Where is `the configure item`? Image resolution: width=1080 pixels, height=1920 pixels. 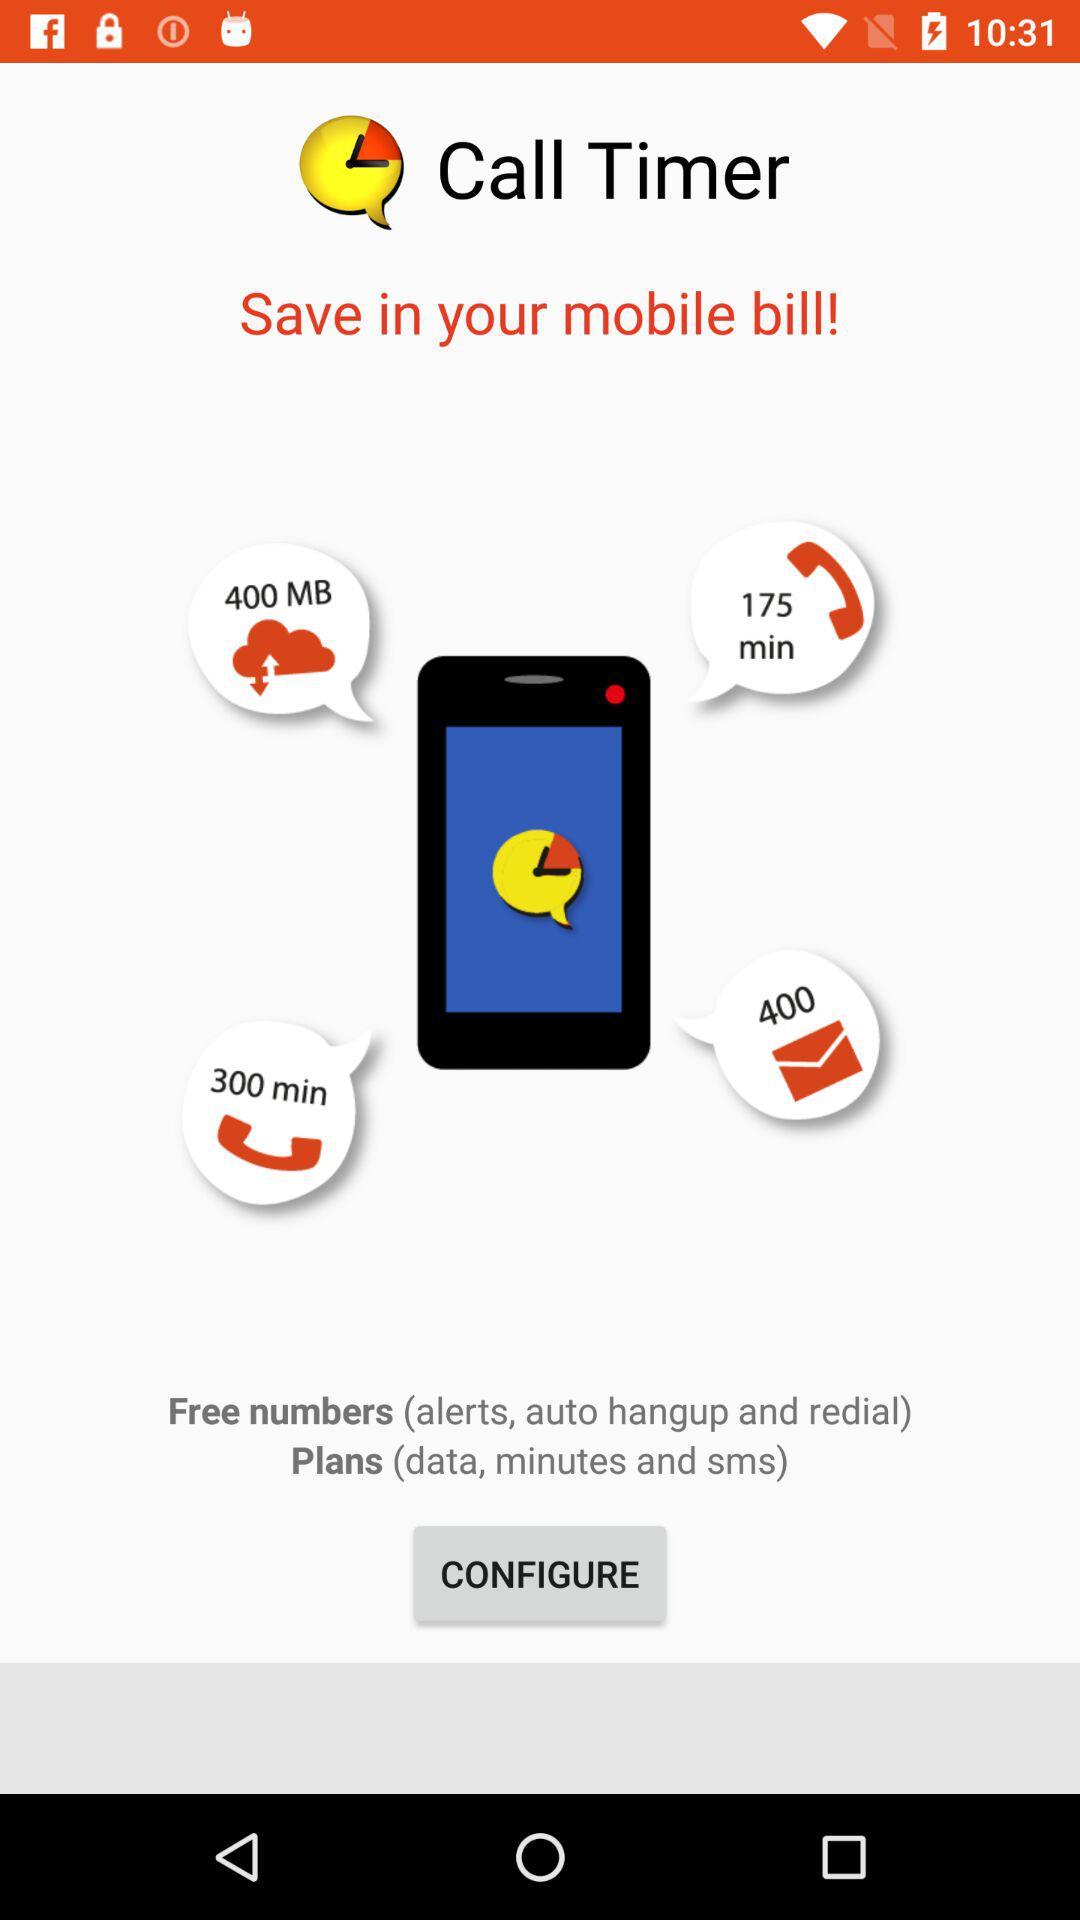 the configure item is located at coordinates (540, 1572).